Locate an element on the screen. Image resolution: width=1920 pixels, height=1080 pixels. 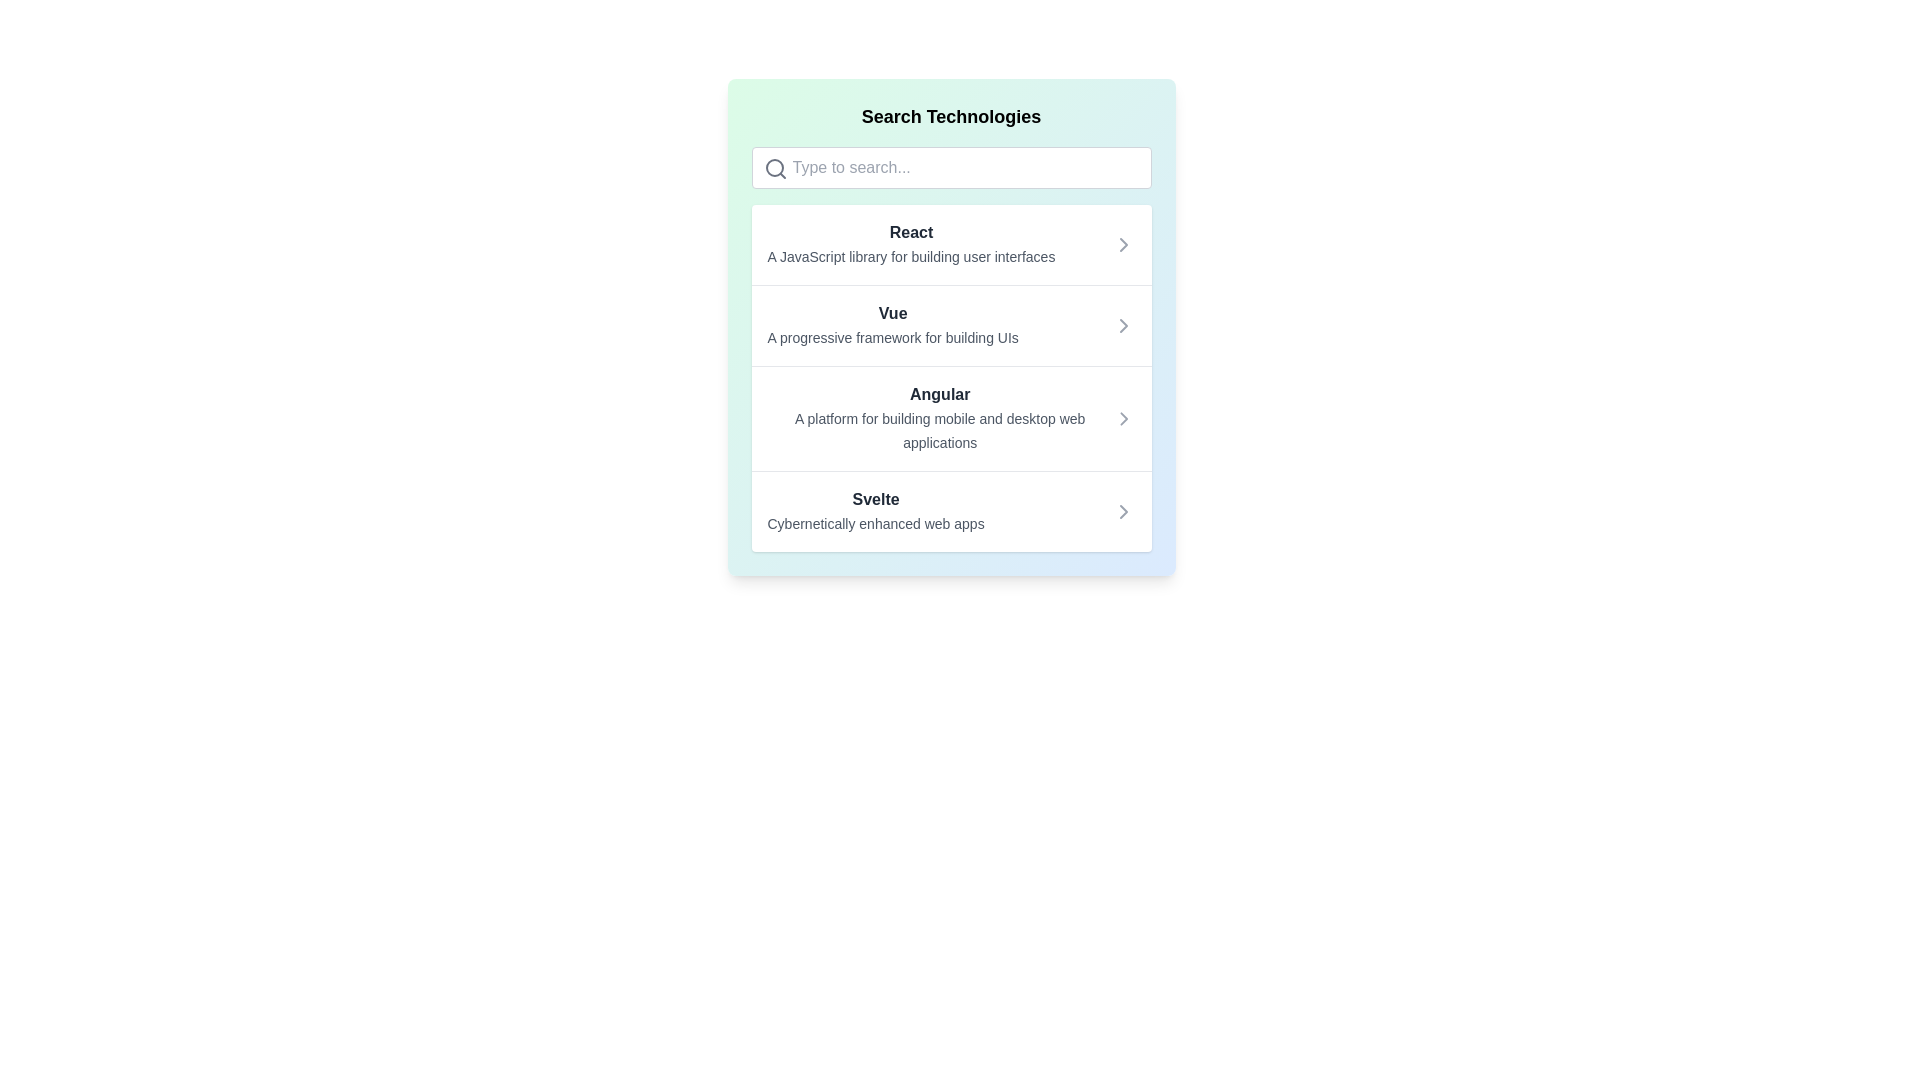
the chevron icon located at the far right of the 'Vue' item in the vertical list is located at coordinates (1123, 325).